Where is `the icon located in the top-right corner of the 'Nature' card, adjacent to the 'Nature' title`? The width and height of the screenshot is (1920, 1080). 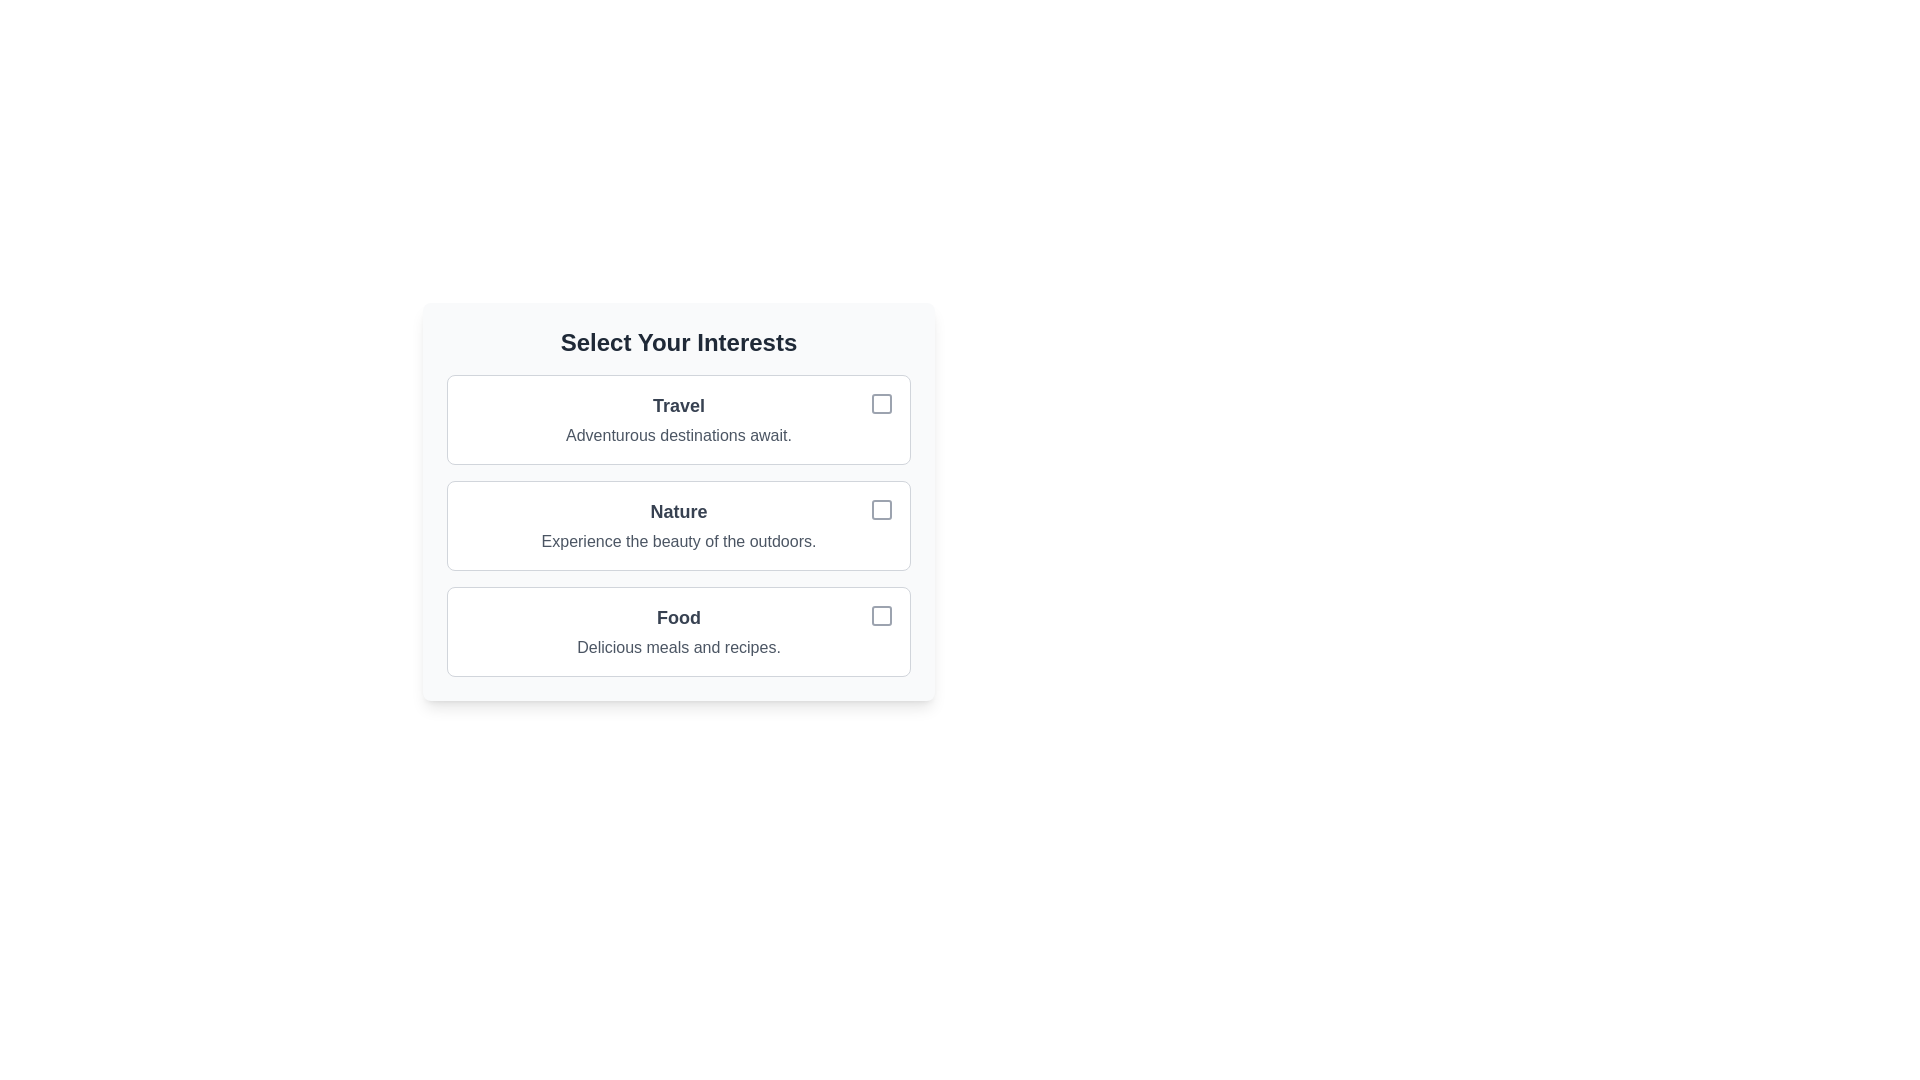
the icon located in the top-right corner of the 'Nature' card, adjacent to the 'Nature' title is located at coordinates (881, 508).